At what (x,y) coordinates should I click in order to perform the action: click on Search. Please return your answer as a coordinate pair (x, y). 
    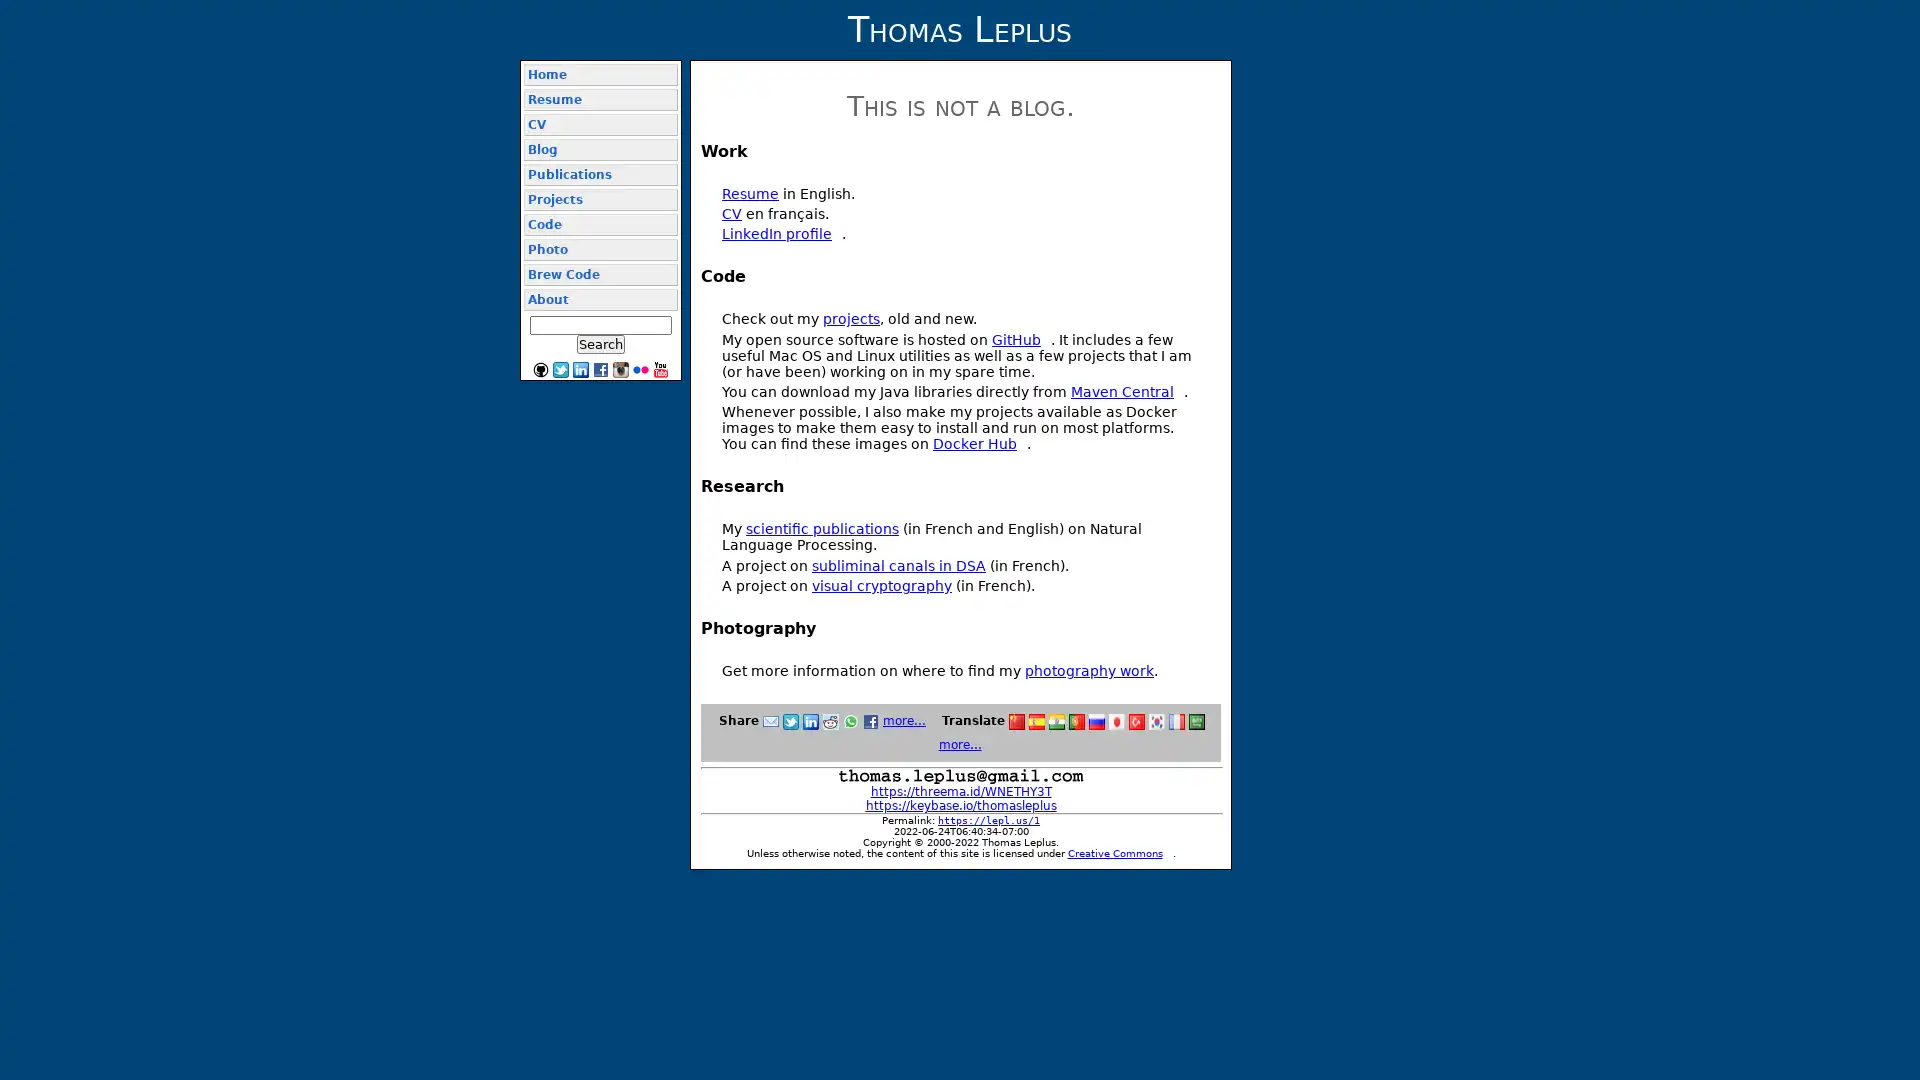
    Looking at the image, I should click on (599, 343).